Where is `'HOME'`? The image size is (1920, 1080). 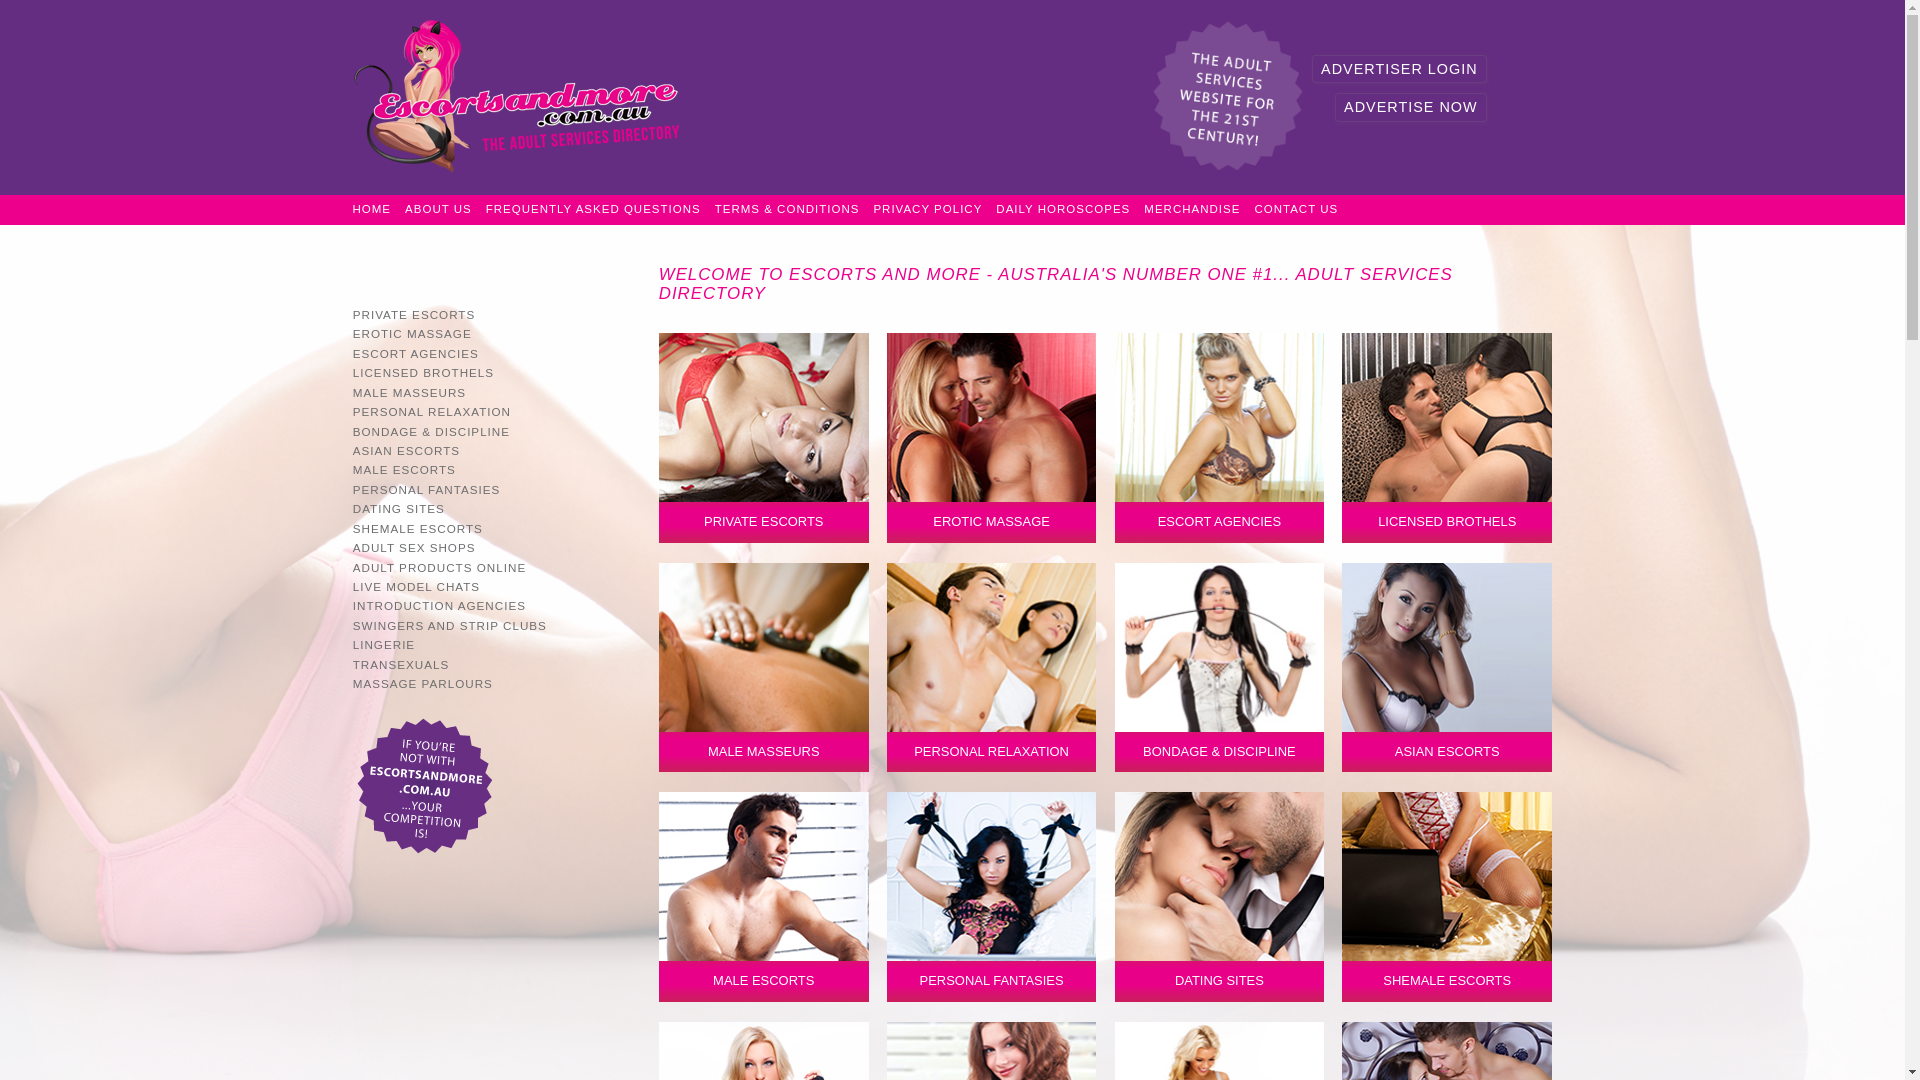 'HOME' is located at coordinates (371, 209).